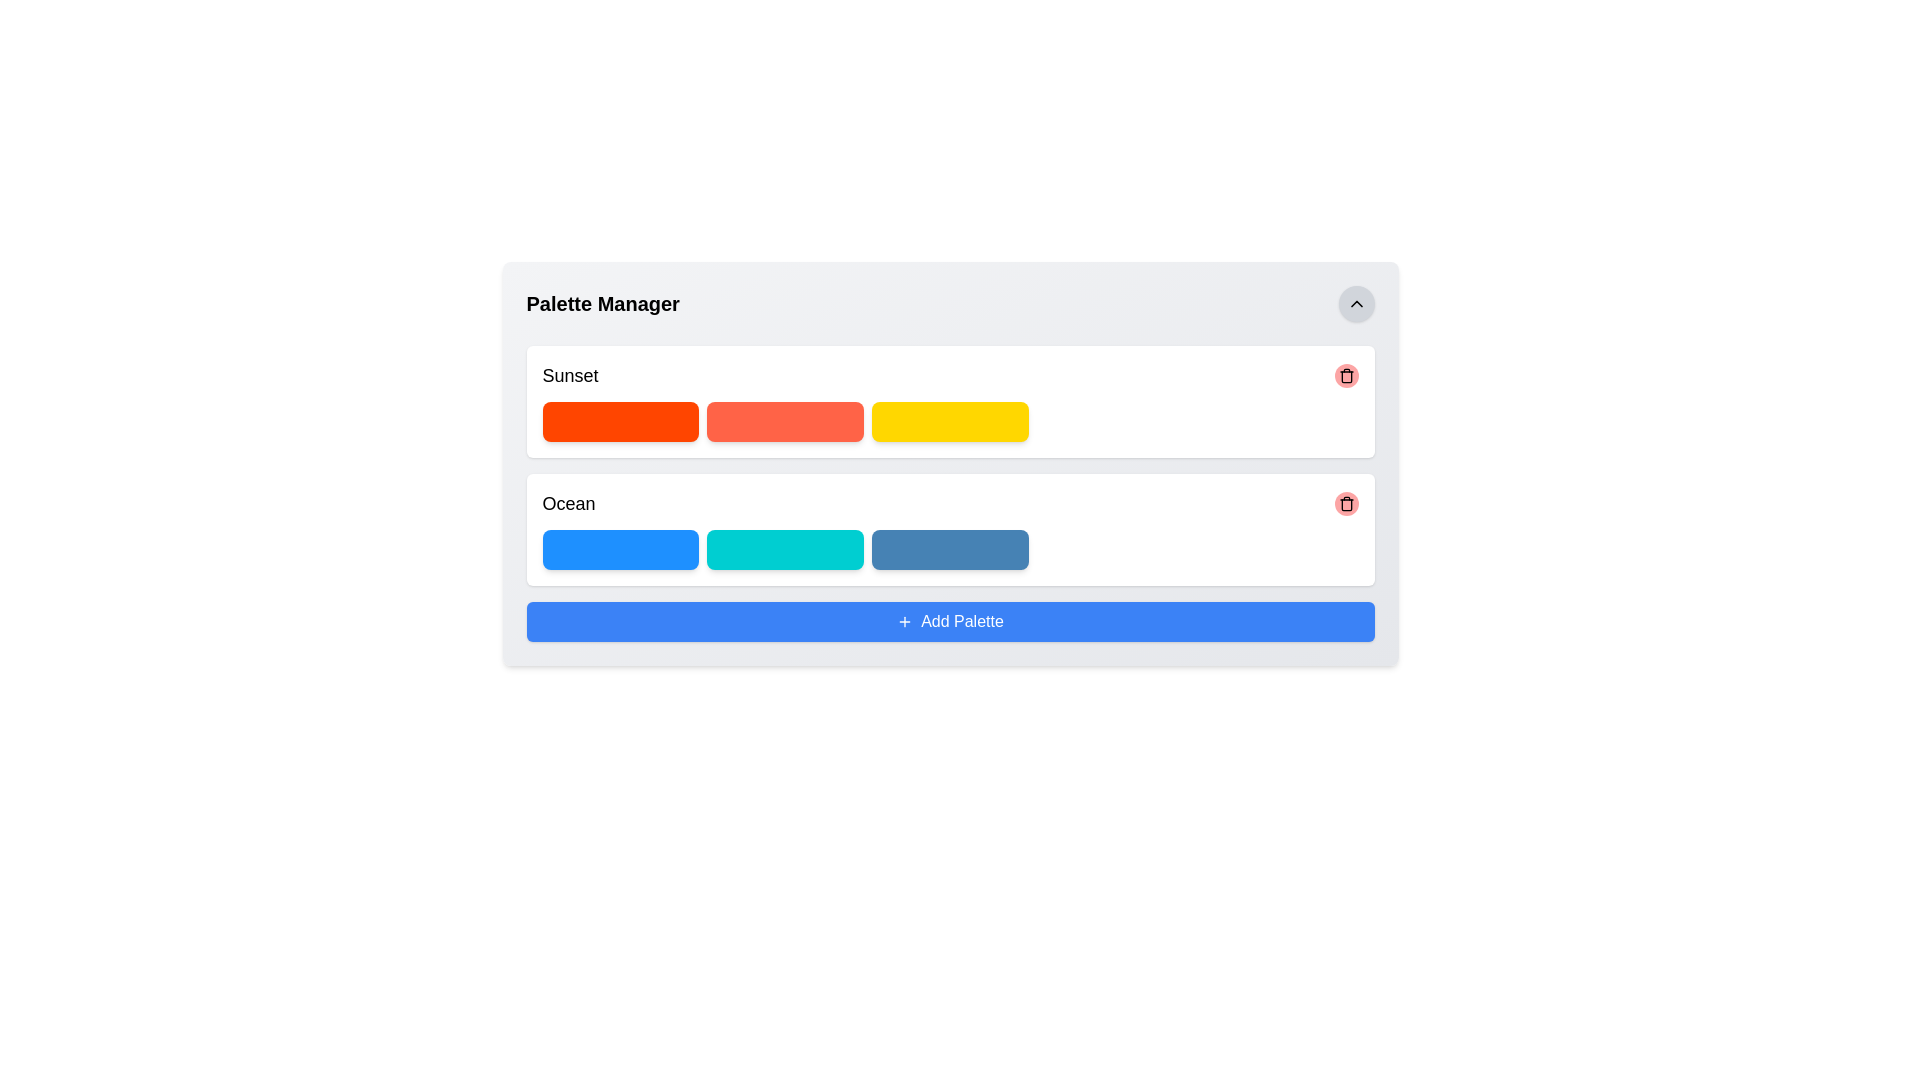 Image resolution: width=1920 pixels, height=1080 pixels. I want to click on the circular red button with a white trashcan icon located on the right side of the 'Sunset' row, so click(1346, 375).